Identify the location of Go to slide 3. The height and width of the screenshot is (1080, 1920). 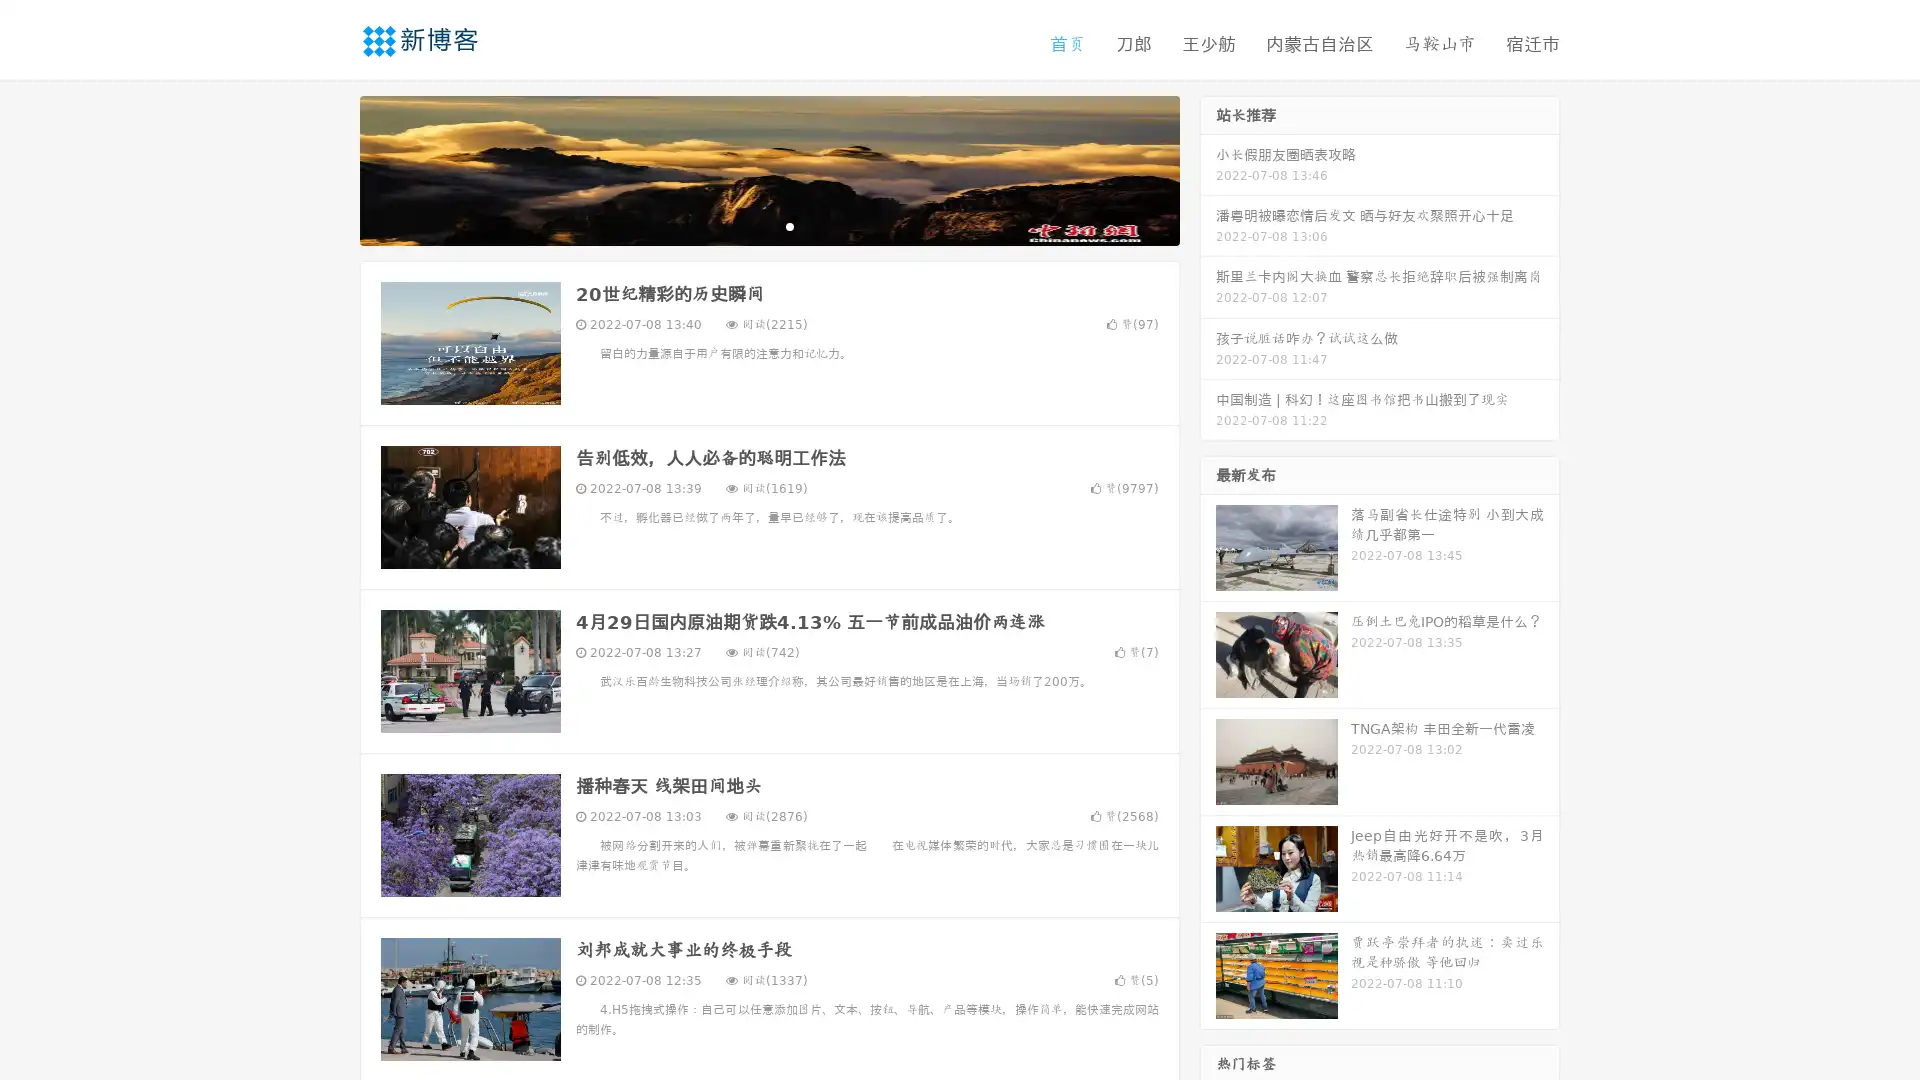
(789, 225).